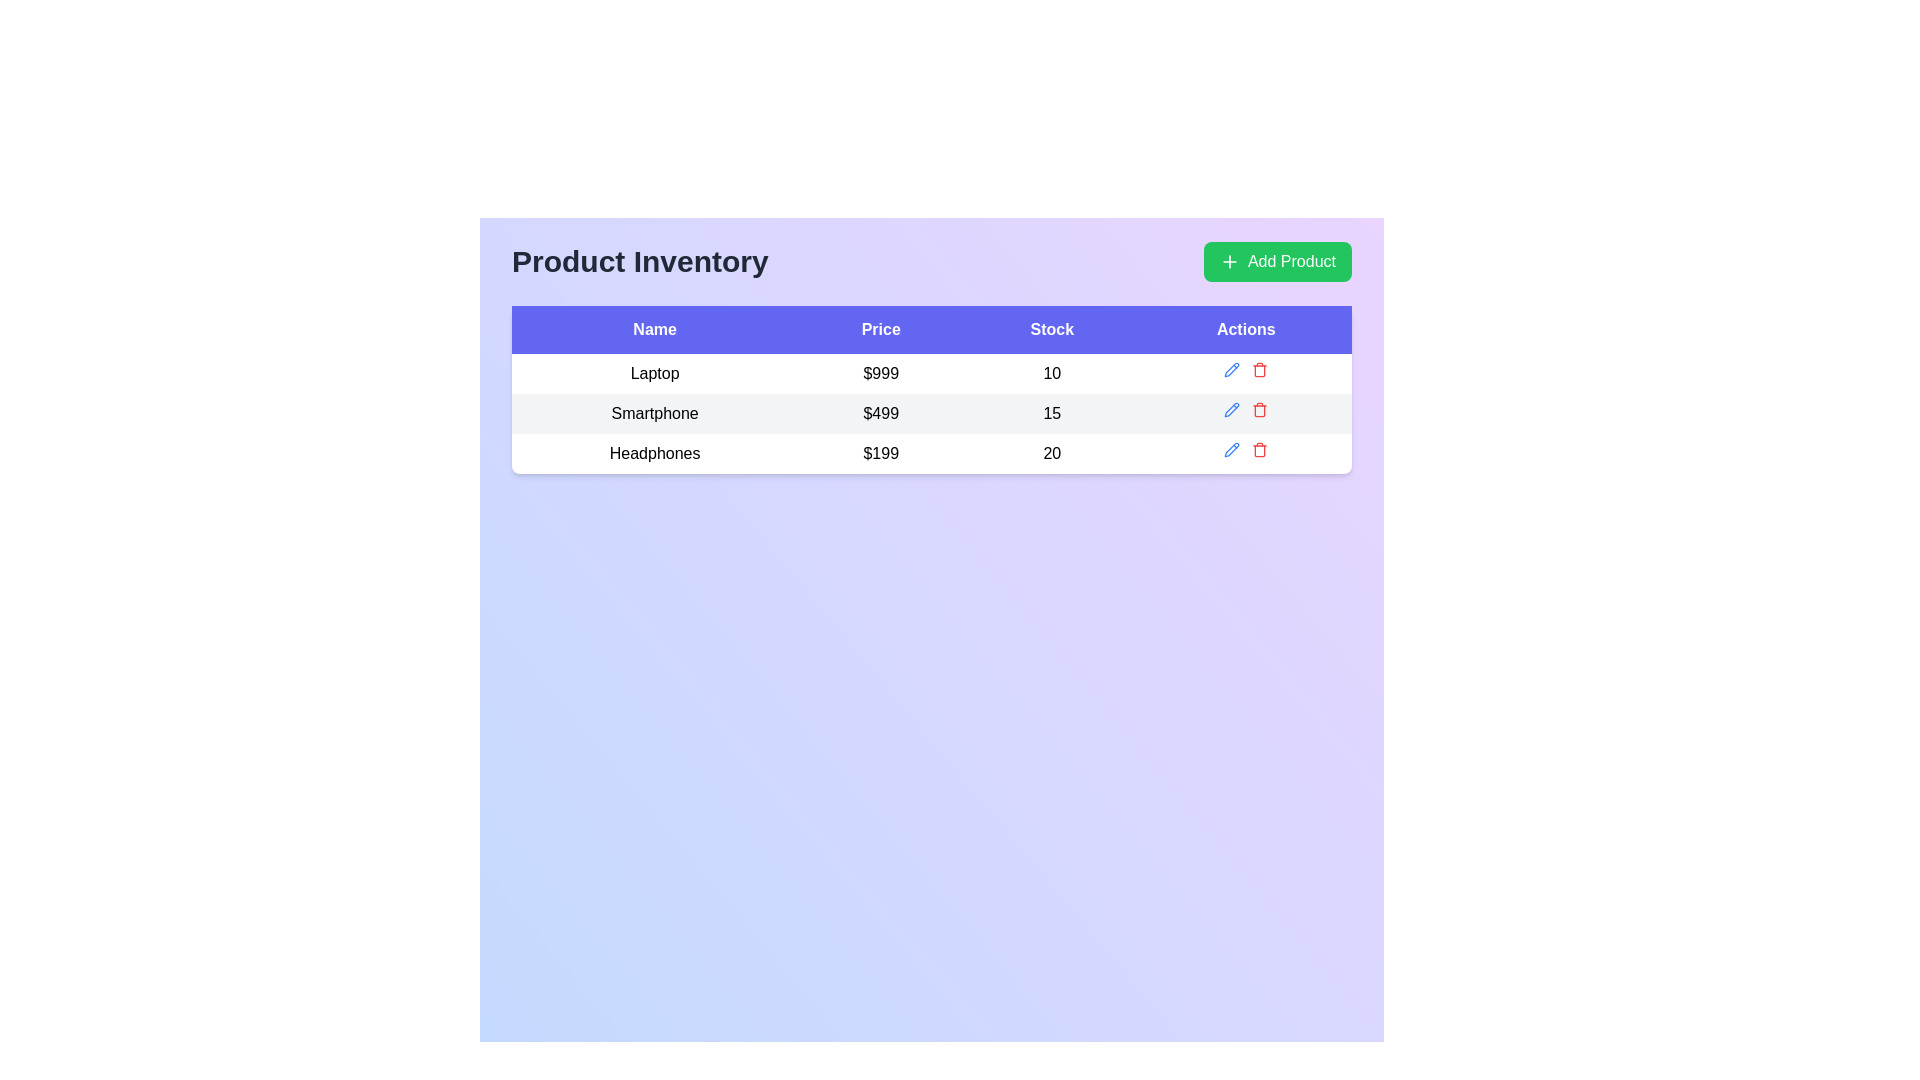 This screenshot has height=1080, width=1920. What do you see at coordinates (880, 412) in the screenshot?
I see `the Text Display showing the price '$499' in black font on a light gray background, located in the second row under the 'Price' column, next to 'Smartphone'` at bounding box center [880, 412].